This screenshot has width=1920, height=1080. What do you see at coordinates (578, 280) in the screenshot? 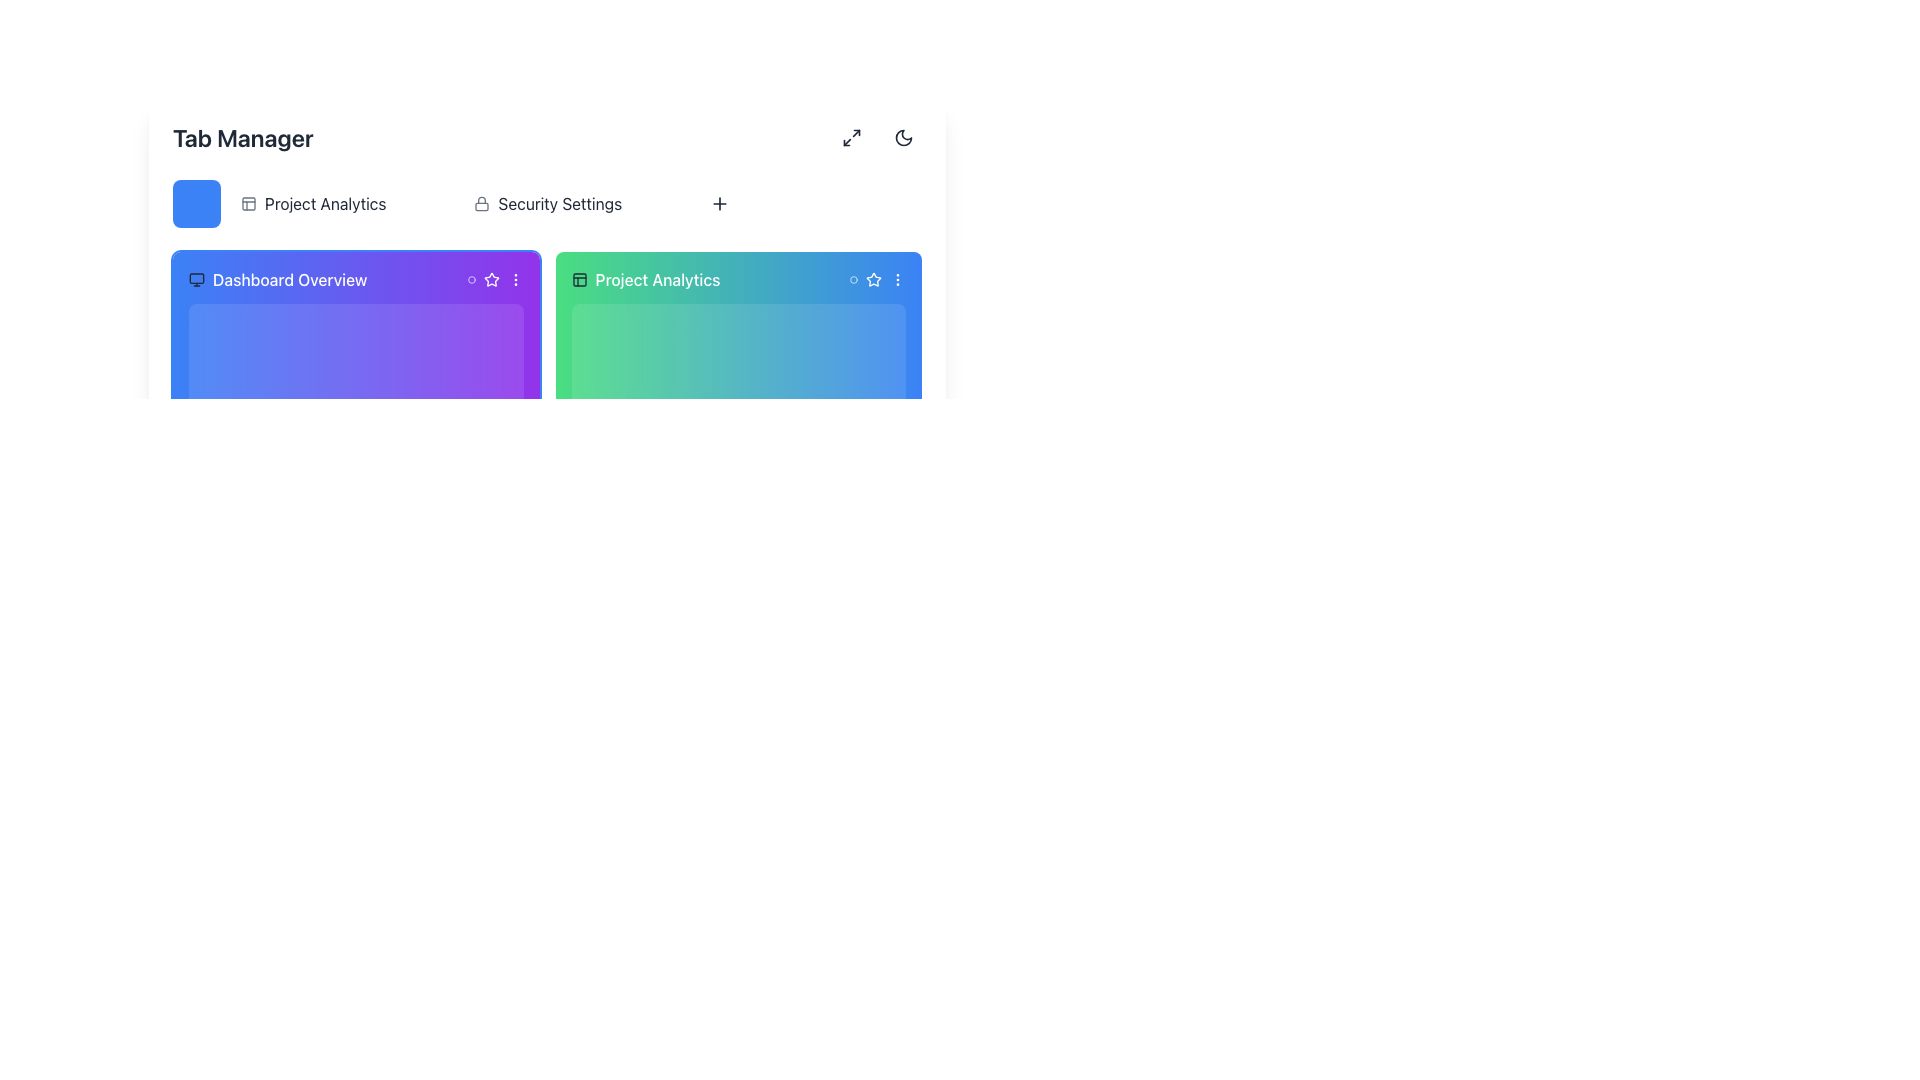
I see `the layout-related icon located in the 'Project Analytics' tab, positioned to the left of the 'Project Analytics' text label` at bounding box center [578, 280].